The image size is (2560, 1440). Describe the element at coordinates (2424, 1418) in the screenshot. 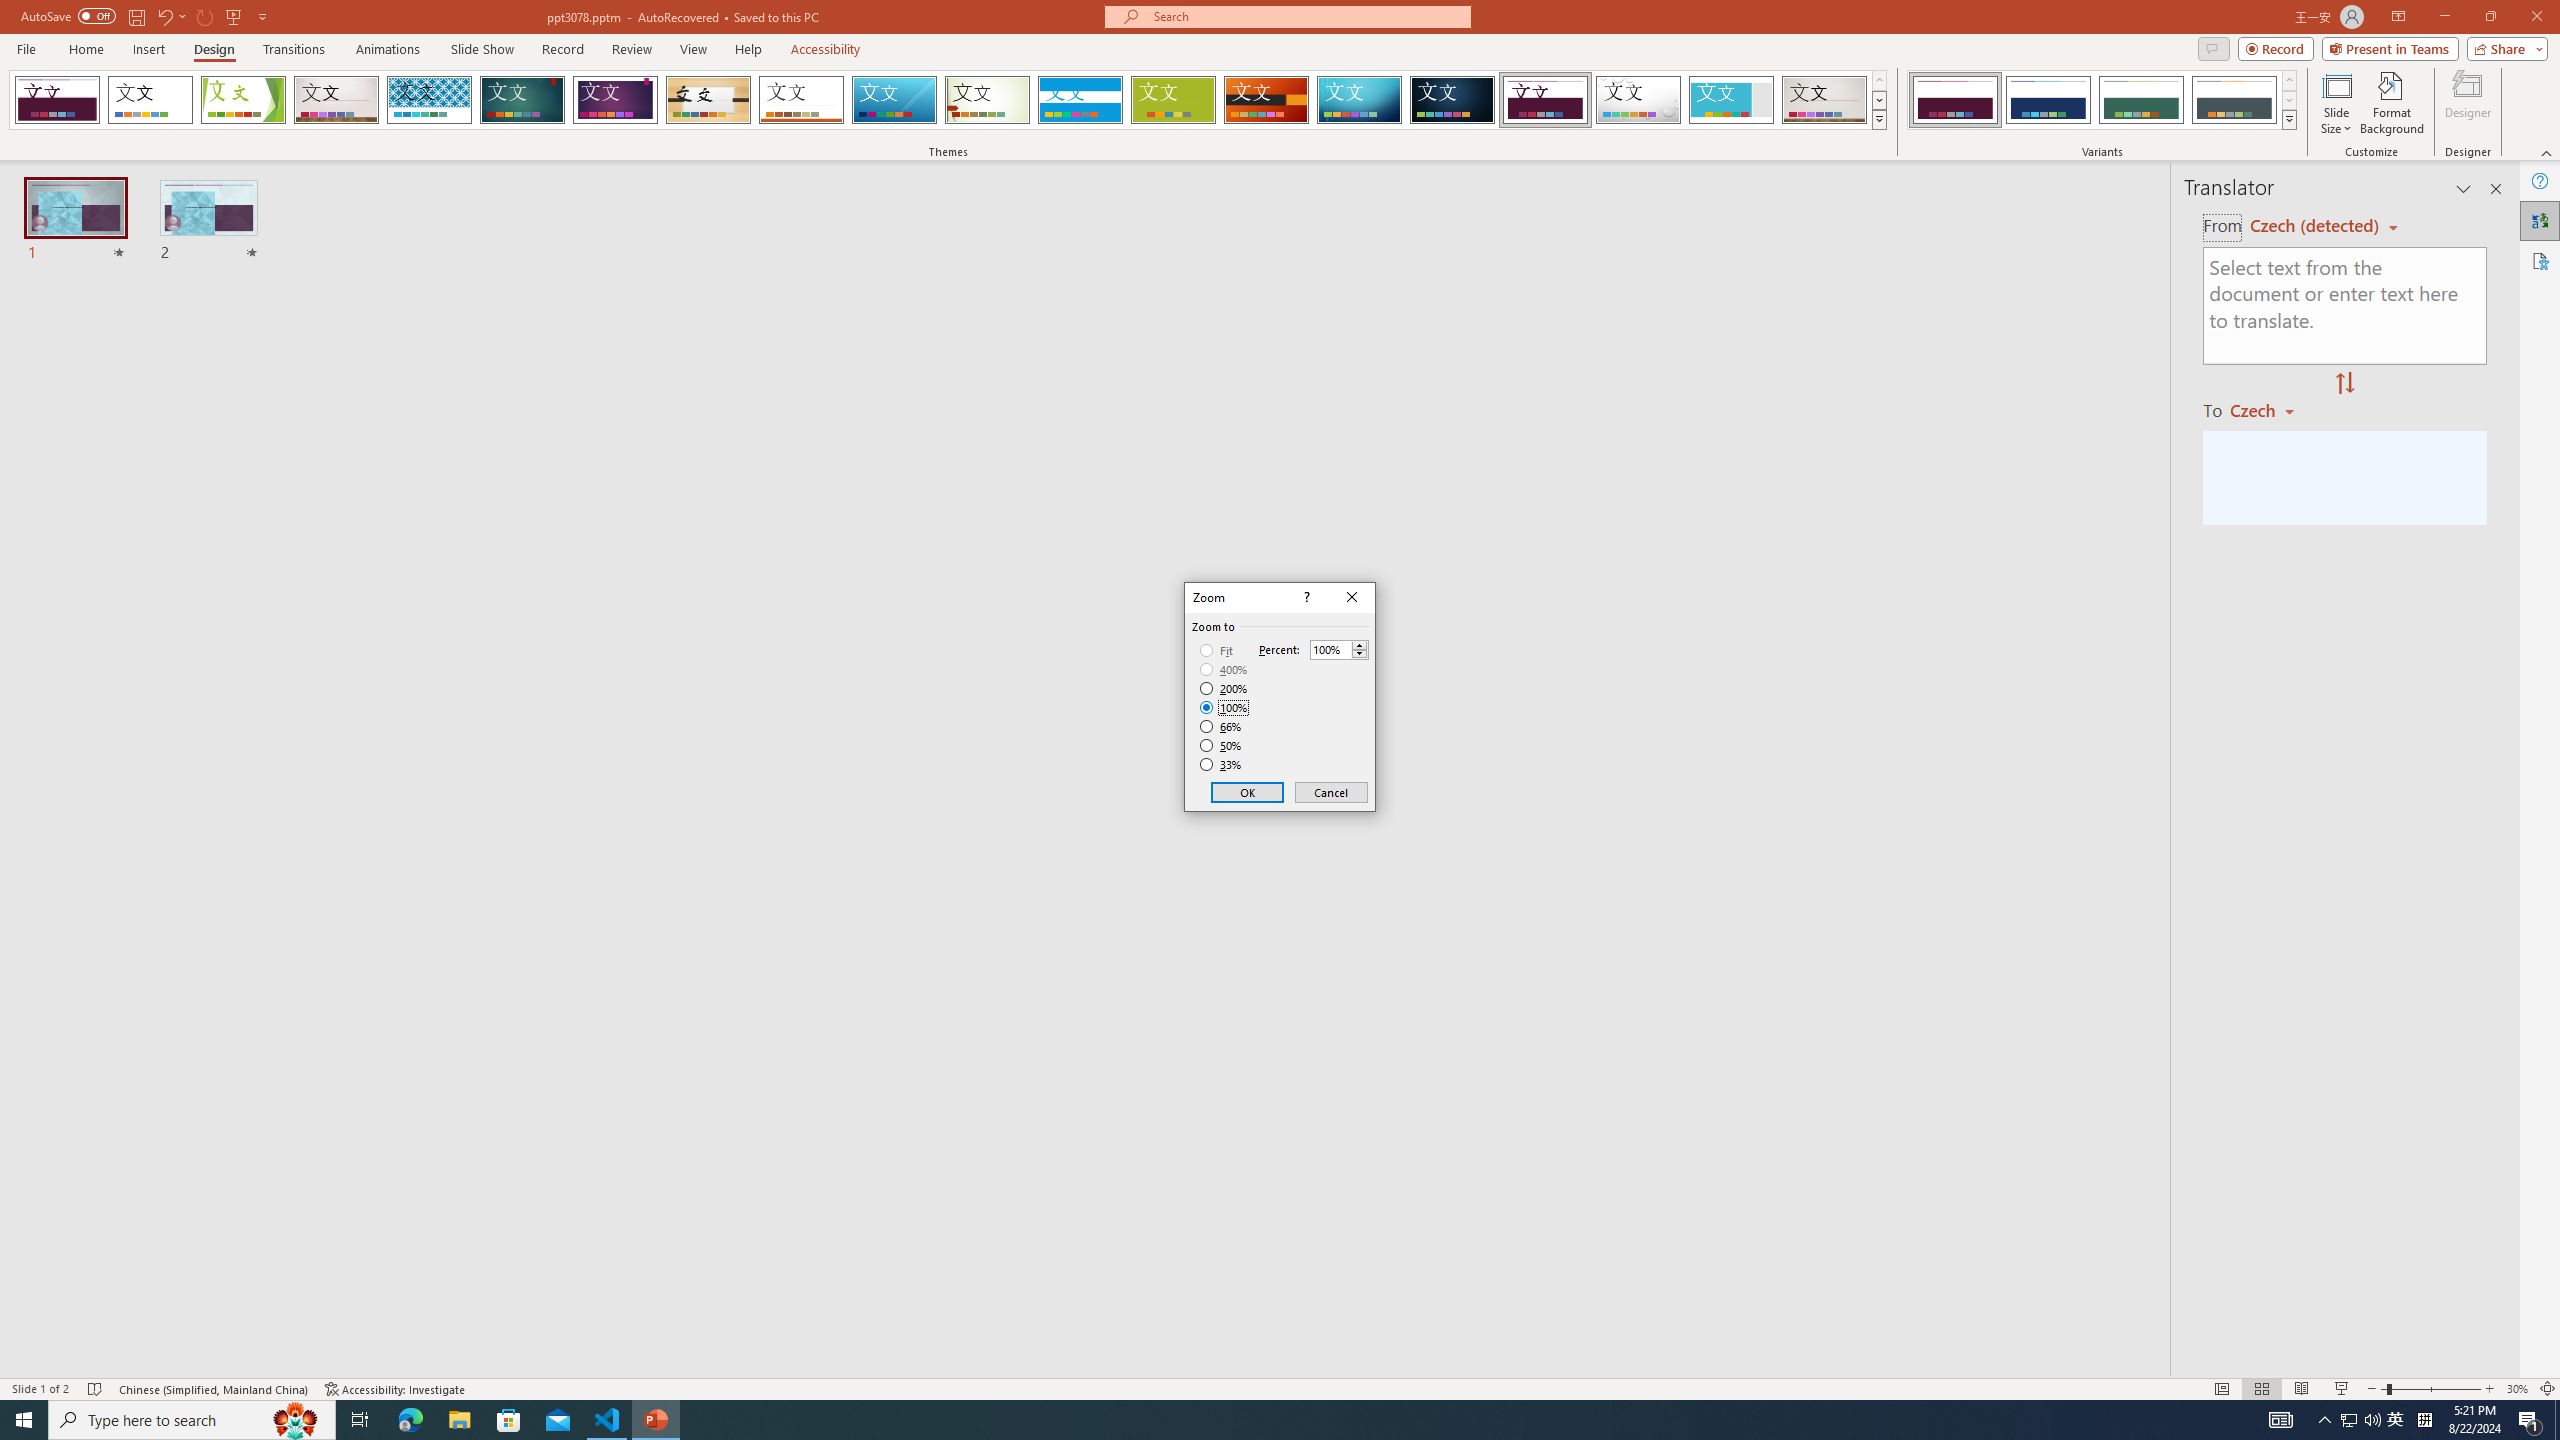

I see `'Tray Input Indicator - Chinese (Simplified, China)'` at that location.